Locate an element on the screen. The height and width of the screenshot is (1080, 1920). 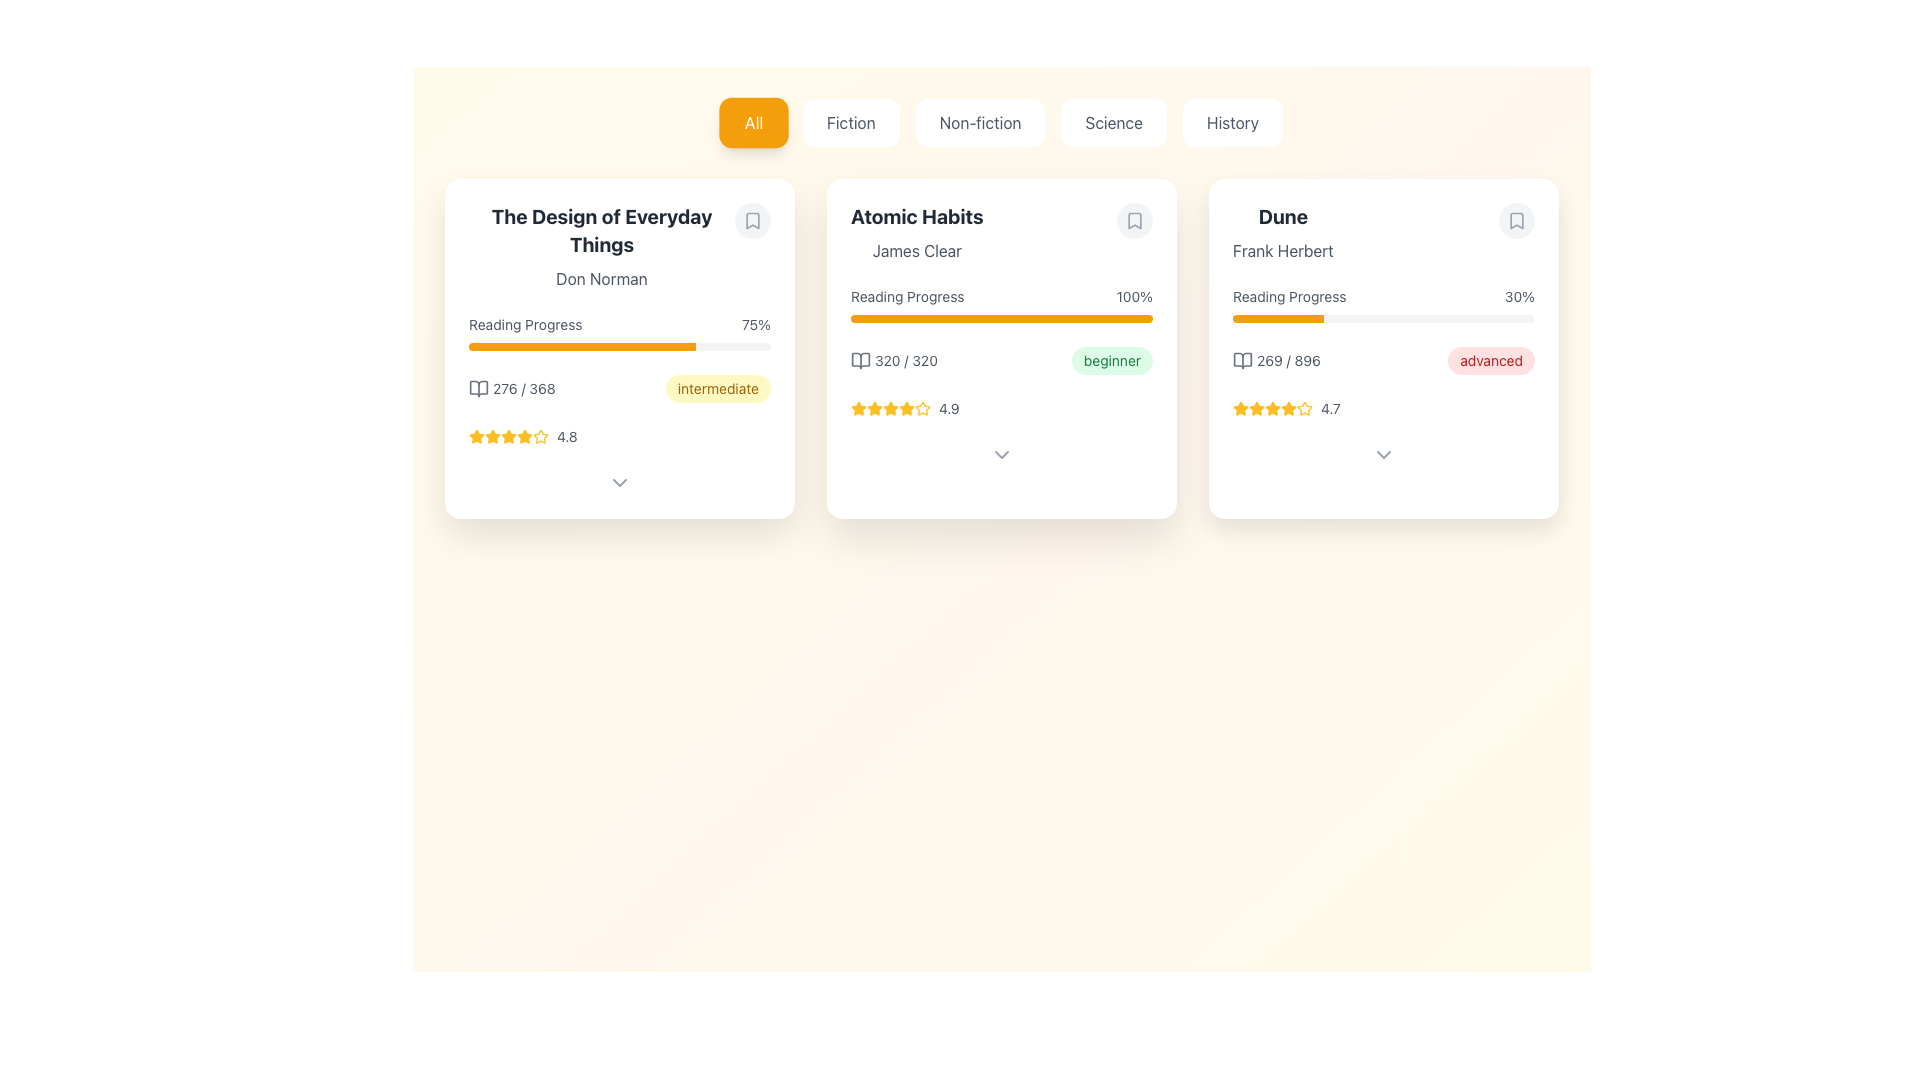
the style and fill of the fifth star-shaped icon in golden-yellow color located below the 'Dune' book card is located at coordinates (1289, 407).